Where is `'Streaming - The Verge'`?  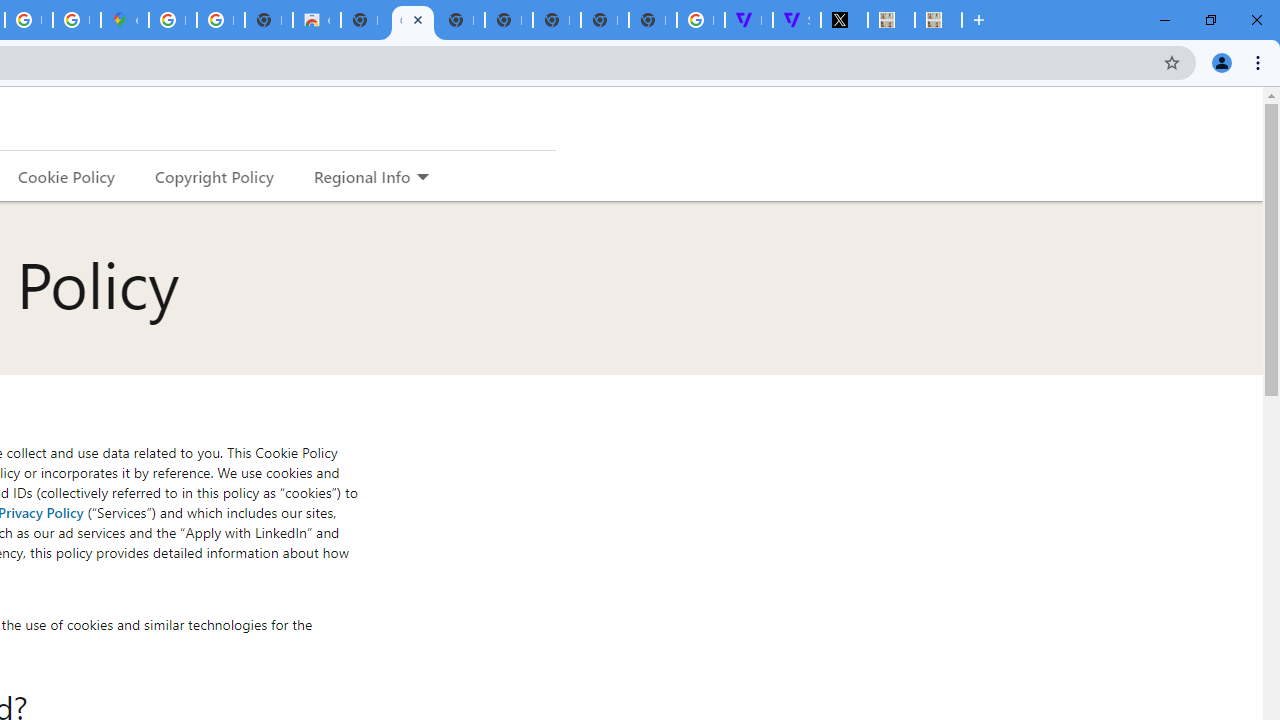 'Streaming - The Verge' is located at coordinates (795, 20).